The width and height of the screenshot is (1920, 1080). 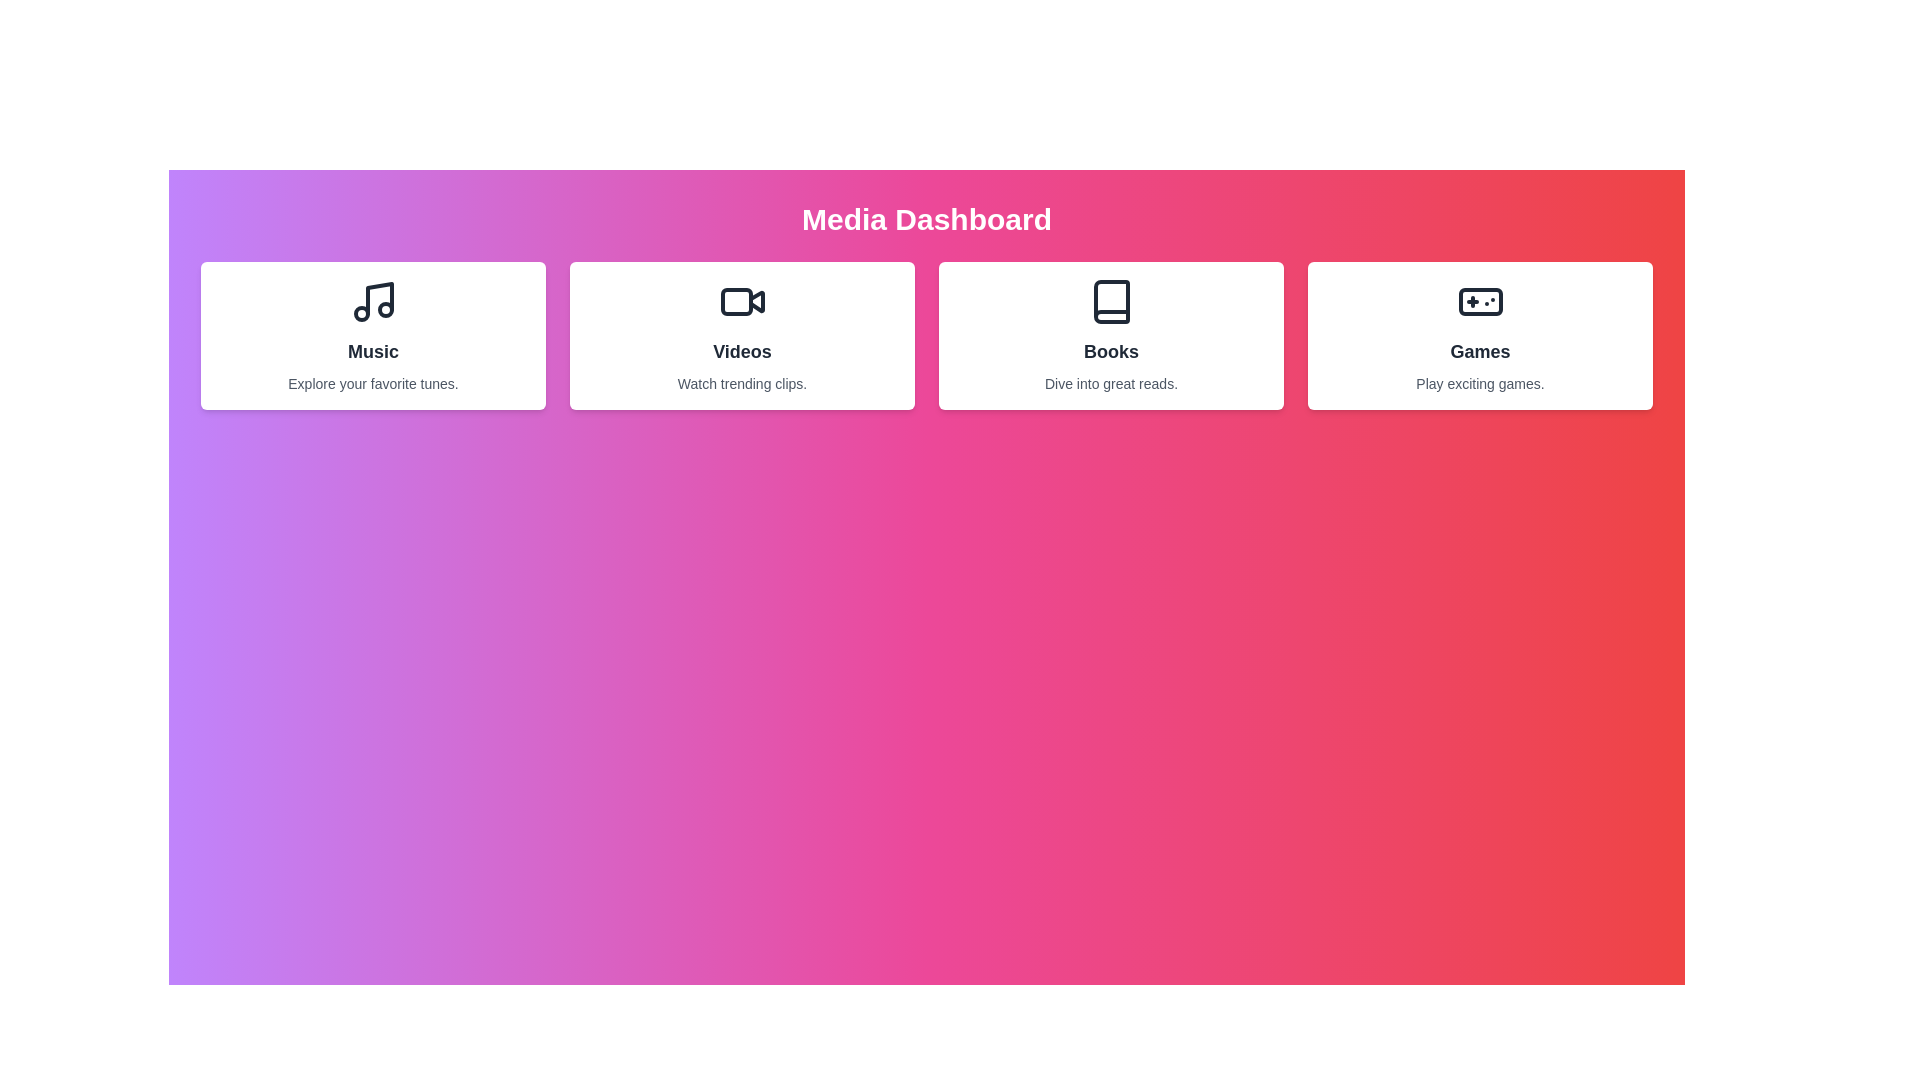 I want to click on the leftmost circle of the music note icon within the 'Music' card displayed on the dashboard, so click(x=361, y=313).